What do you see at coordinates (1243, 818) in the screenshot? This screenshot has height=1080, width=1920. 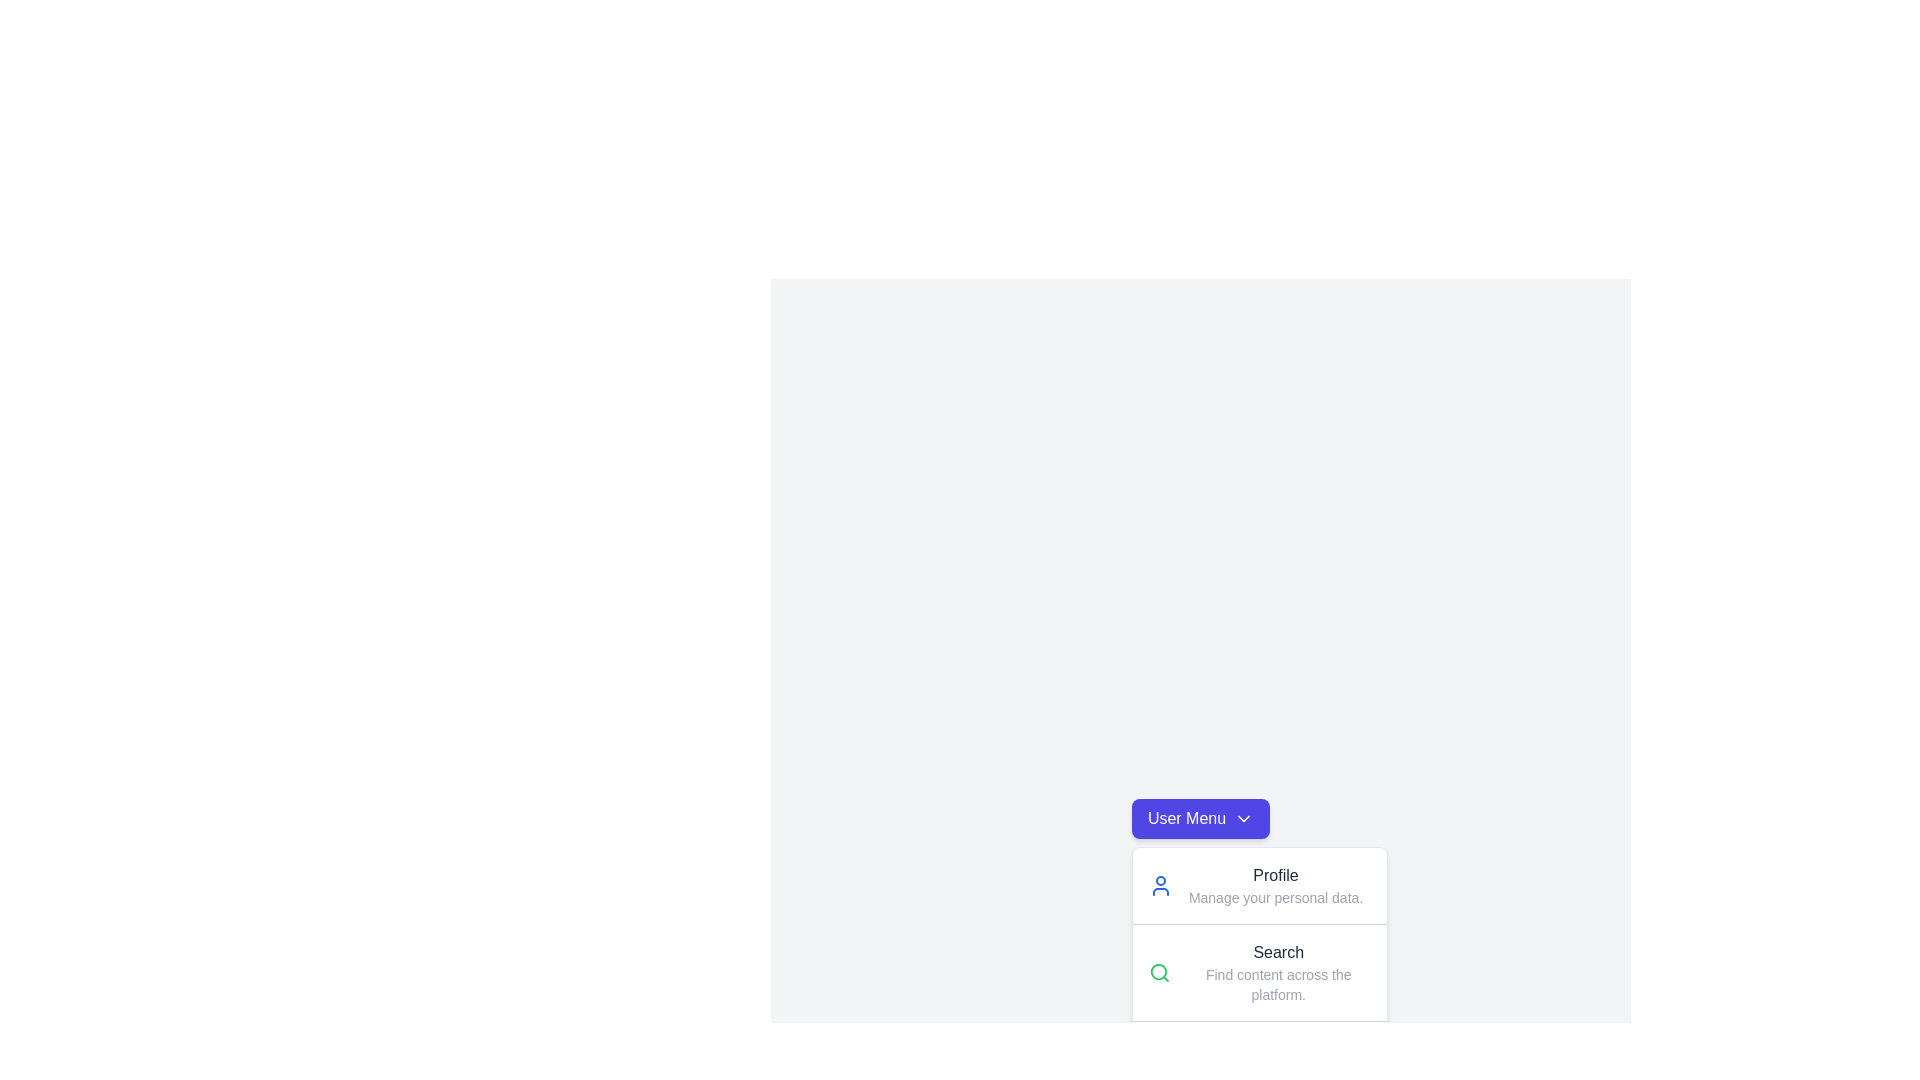 I see `the downward-pointing chevron icon styled in white against a purple background, which is part of the 'User Menu' button located to the right of the text 'User Menu.'` at bounding box center [1243, 818].